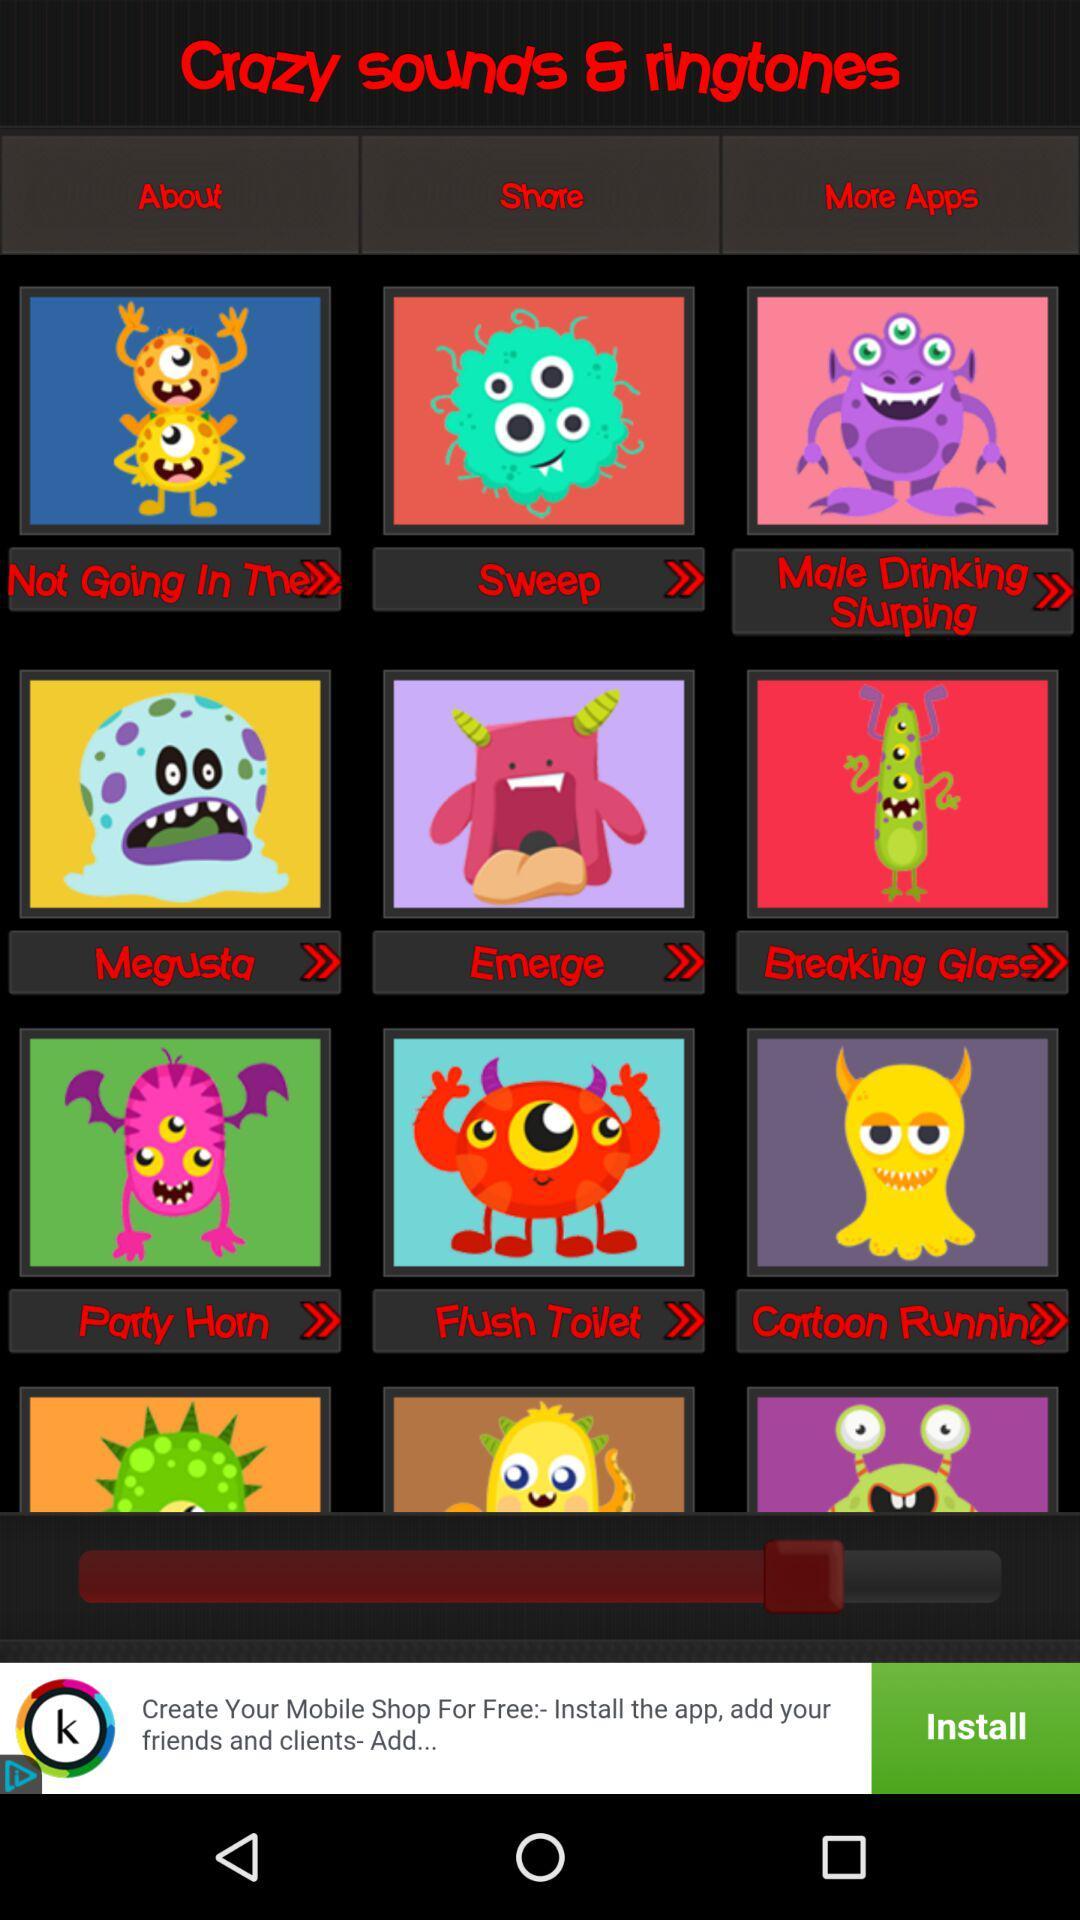 This screenshot has width=1080, height=1920. Describe the element at coordinates (174, 1154) in the screenshot. I see `click on the party on option` at that location.